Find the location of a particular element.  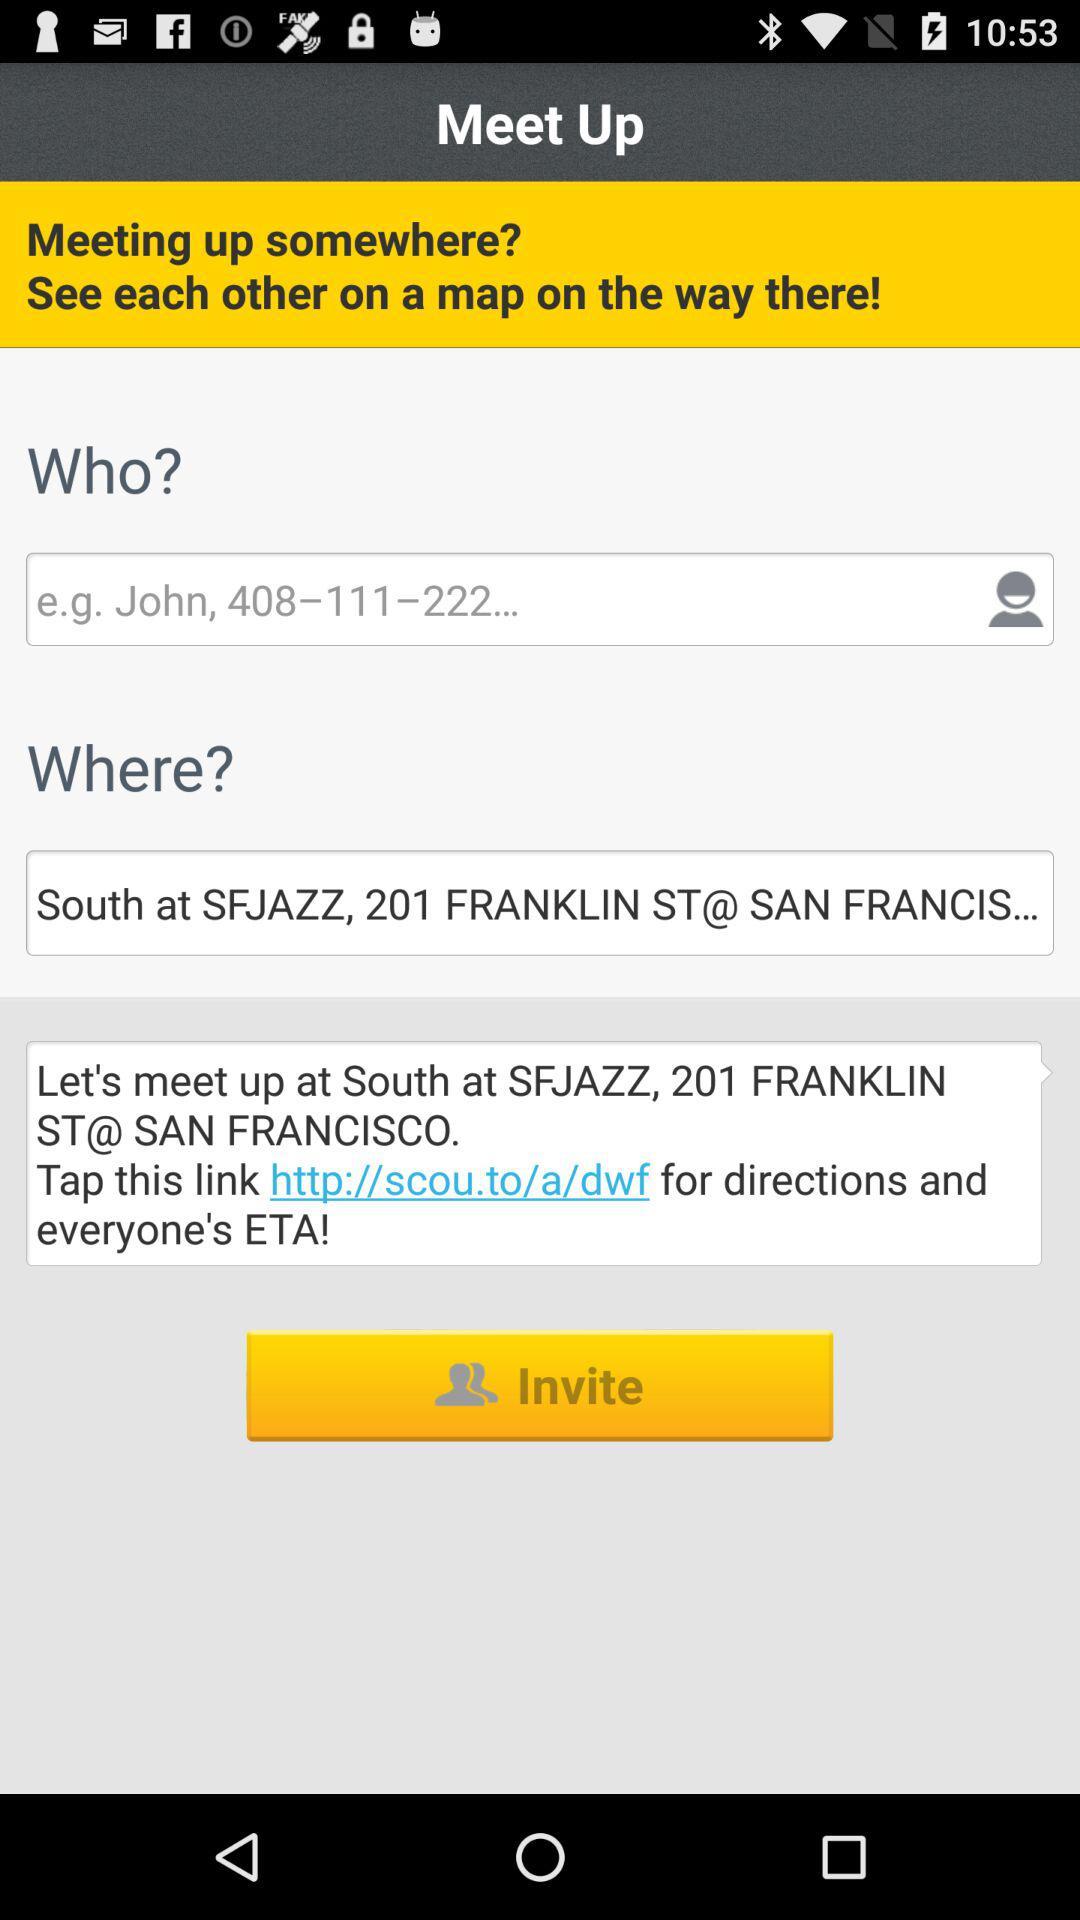

type here is located at coordinates (277, 598).